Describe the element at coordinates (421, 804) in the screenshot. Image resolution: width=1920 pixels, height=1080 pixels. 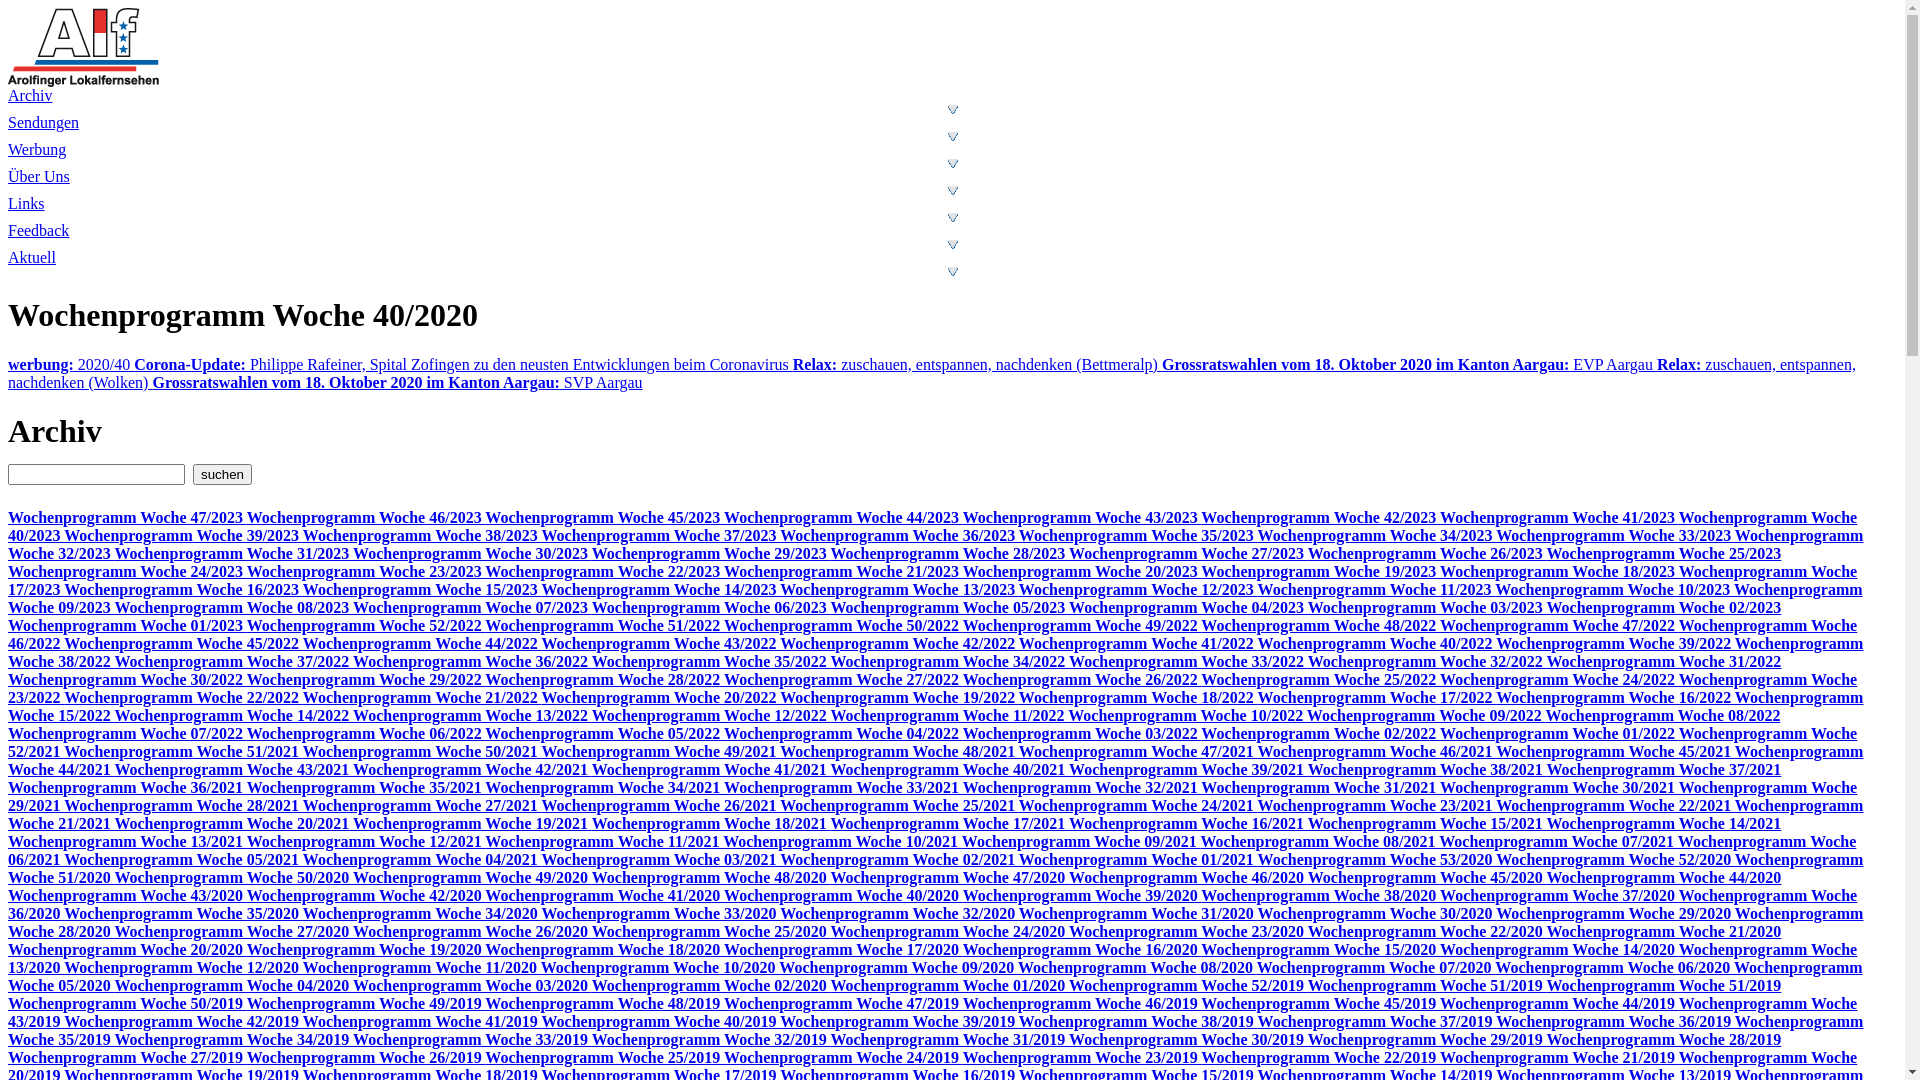
I see `'Wochenprogramm Woche 27/2021'` at that location.